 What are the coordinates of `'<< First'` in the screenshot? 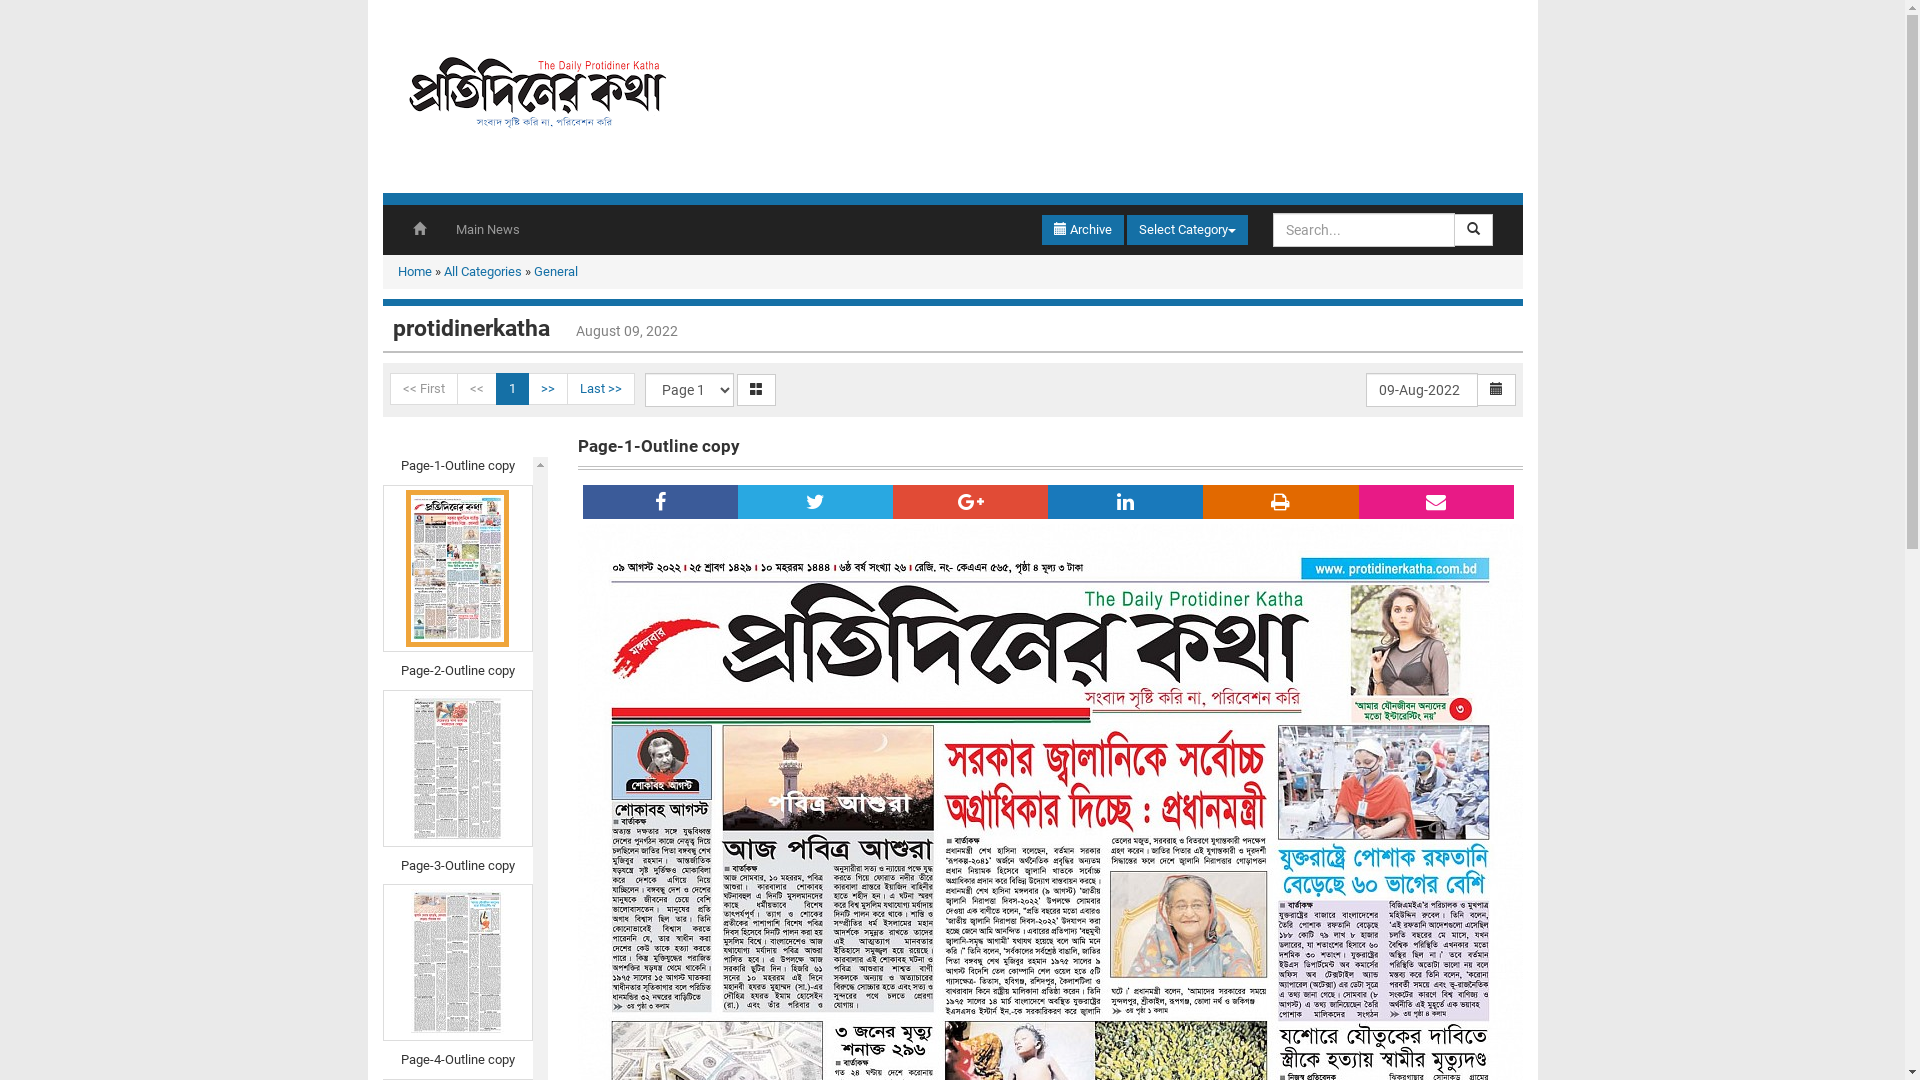 It's located at (422, 389).